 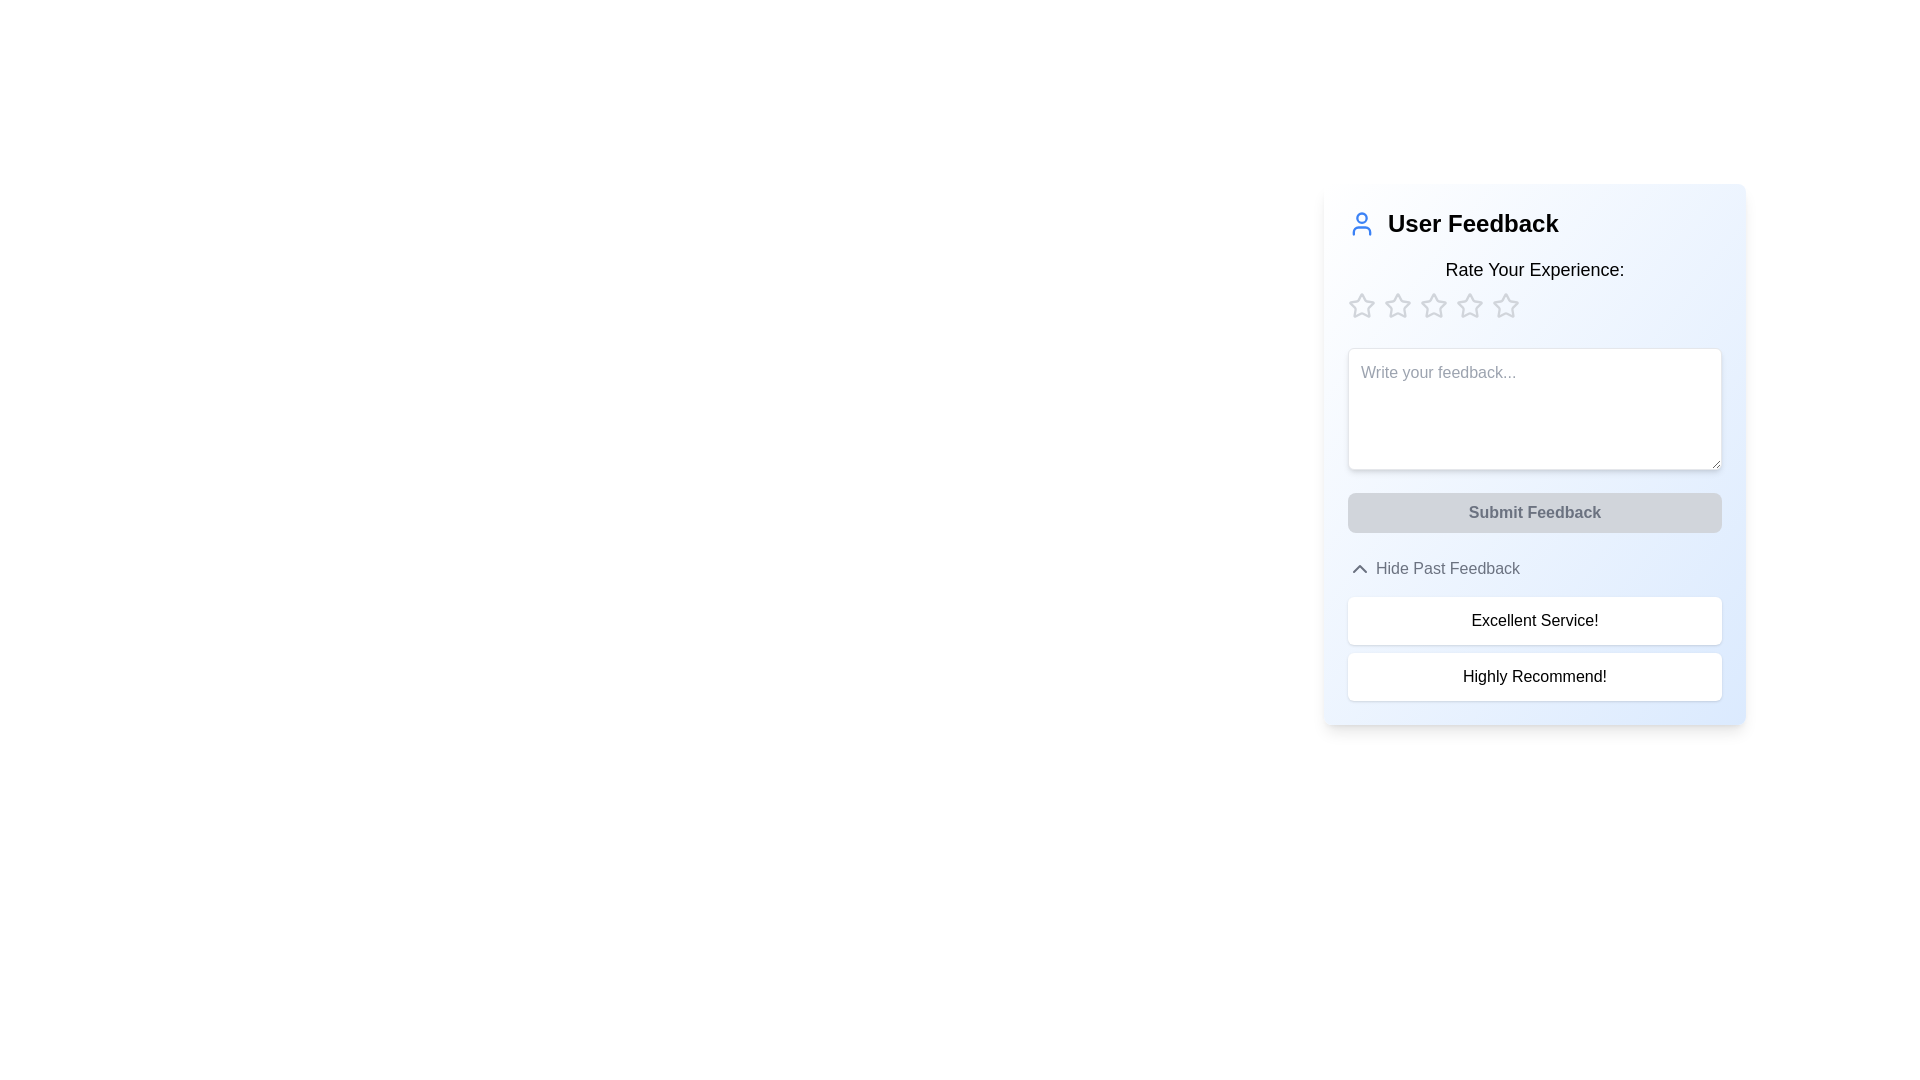 What do you see at coordinates (1361, 218) in the screenshot?
I see `the smaller circular vector graphic within the user profile icon located at the top left of the feedback form interface` at bounding box center [1361, 218].